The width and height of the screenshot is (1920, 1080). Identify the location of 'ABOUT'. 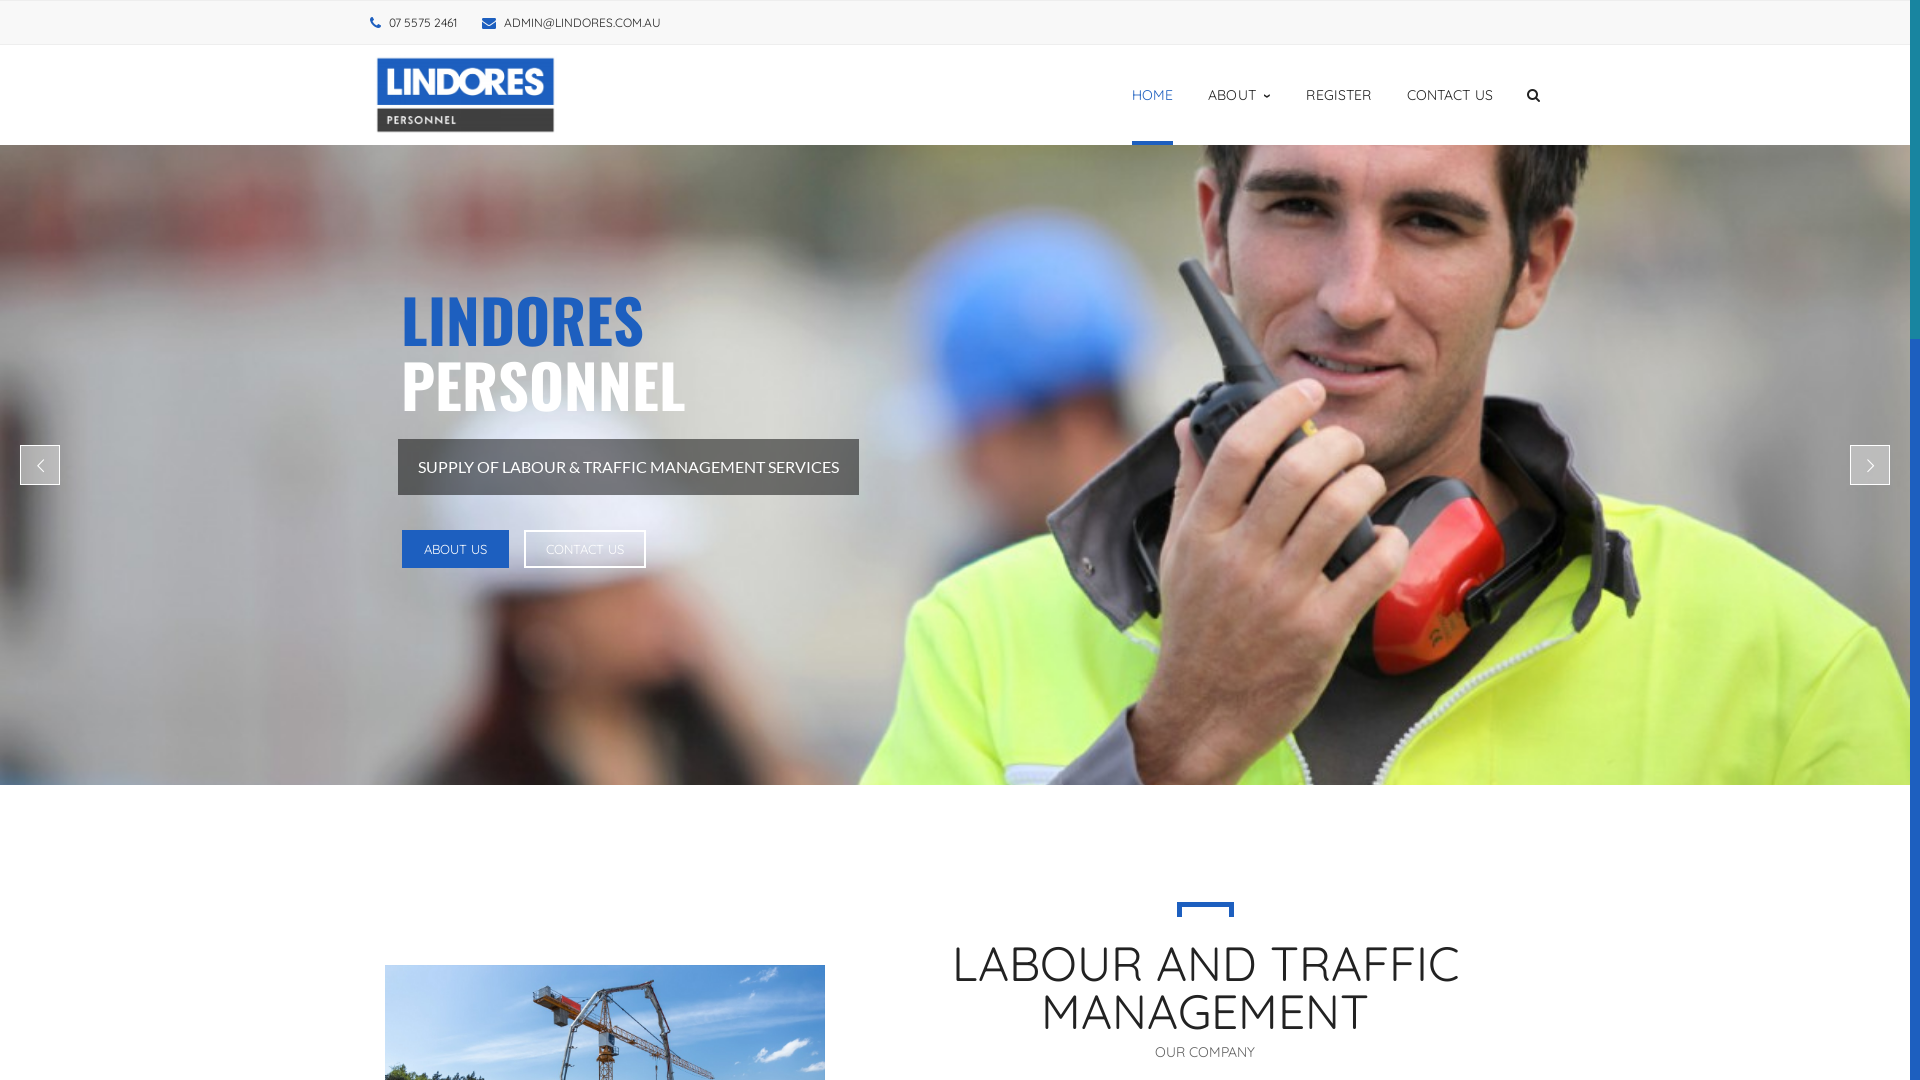
(1238, 95).